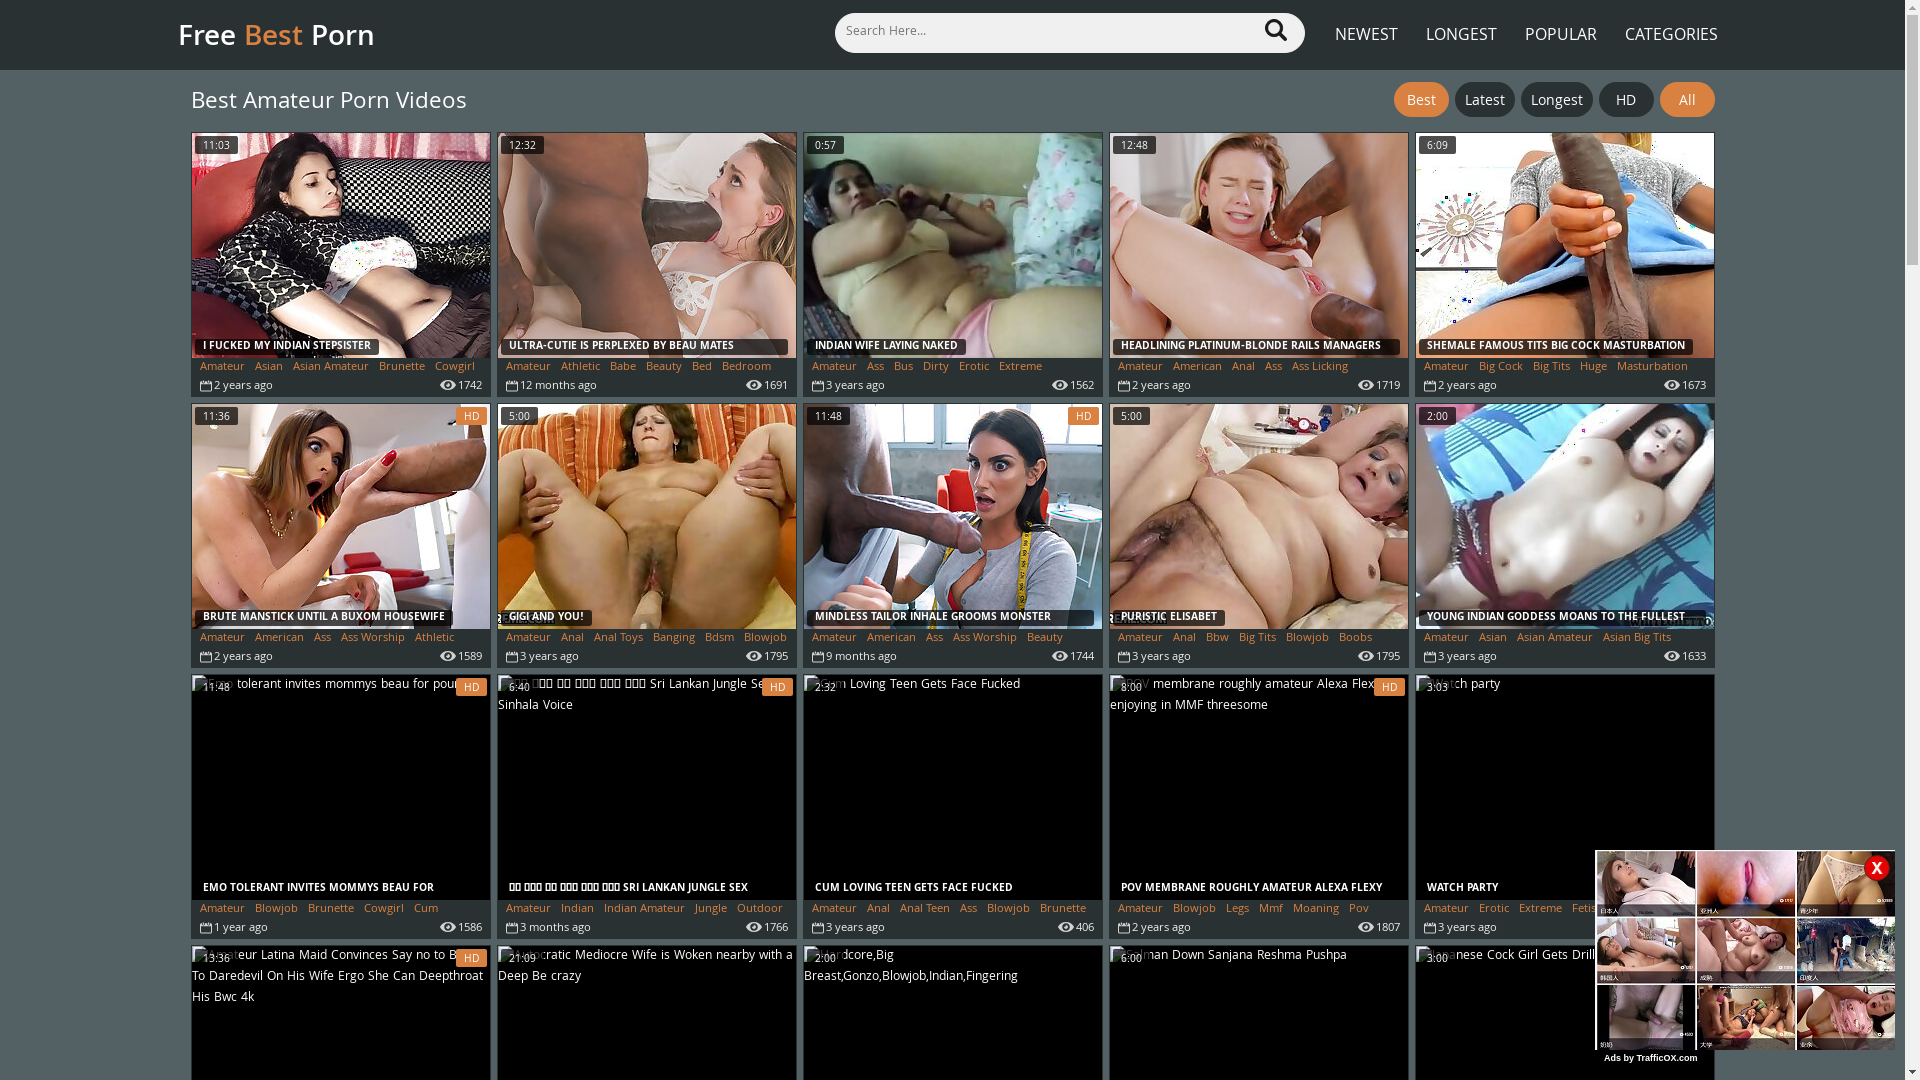  Describe the element at coordinates (1140, 909) in the screenshot. I see `'Amateur'` at that location.